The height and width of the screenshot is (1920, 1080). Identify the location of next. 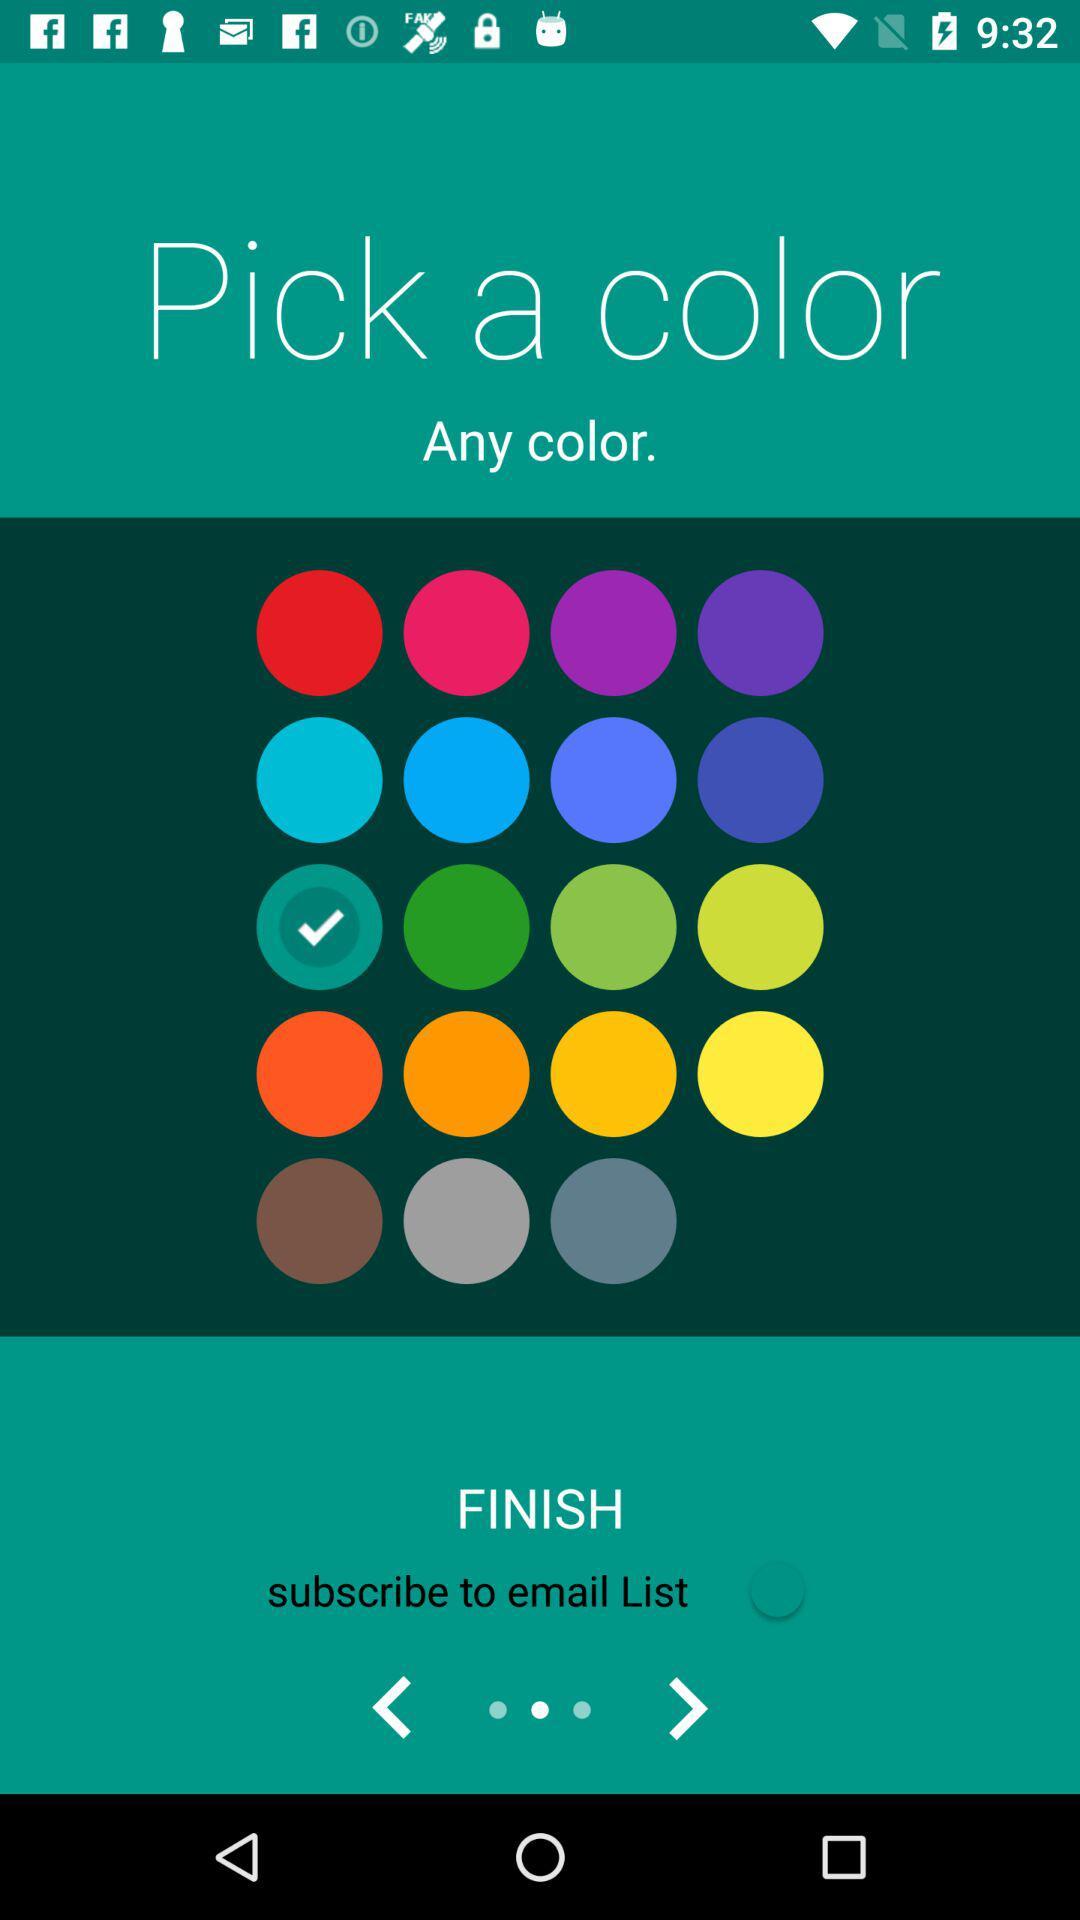
(685, 1708).